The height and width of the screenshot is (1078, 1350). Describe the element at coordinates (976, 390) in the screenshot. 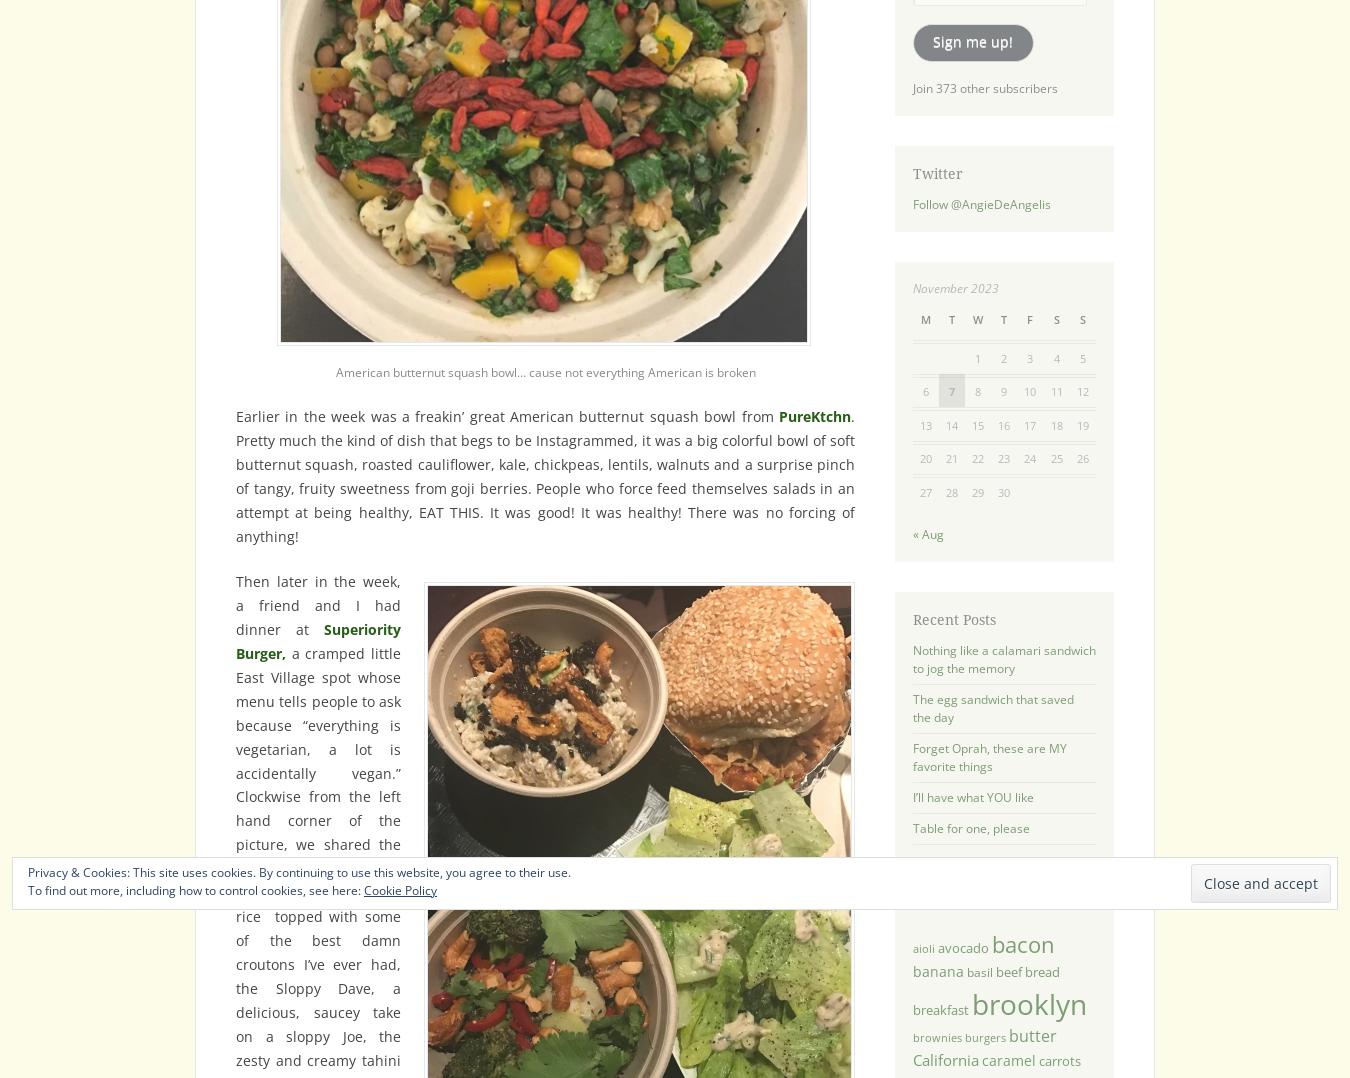

I see `'8'` at that location.